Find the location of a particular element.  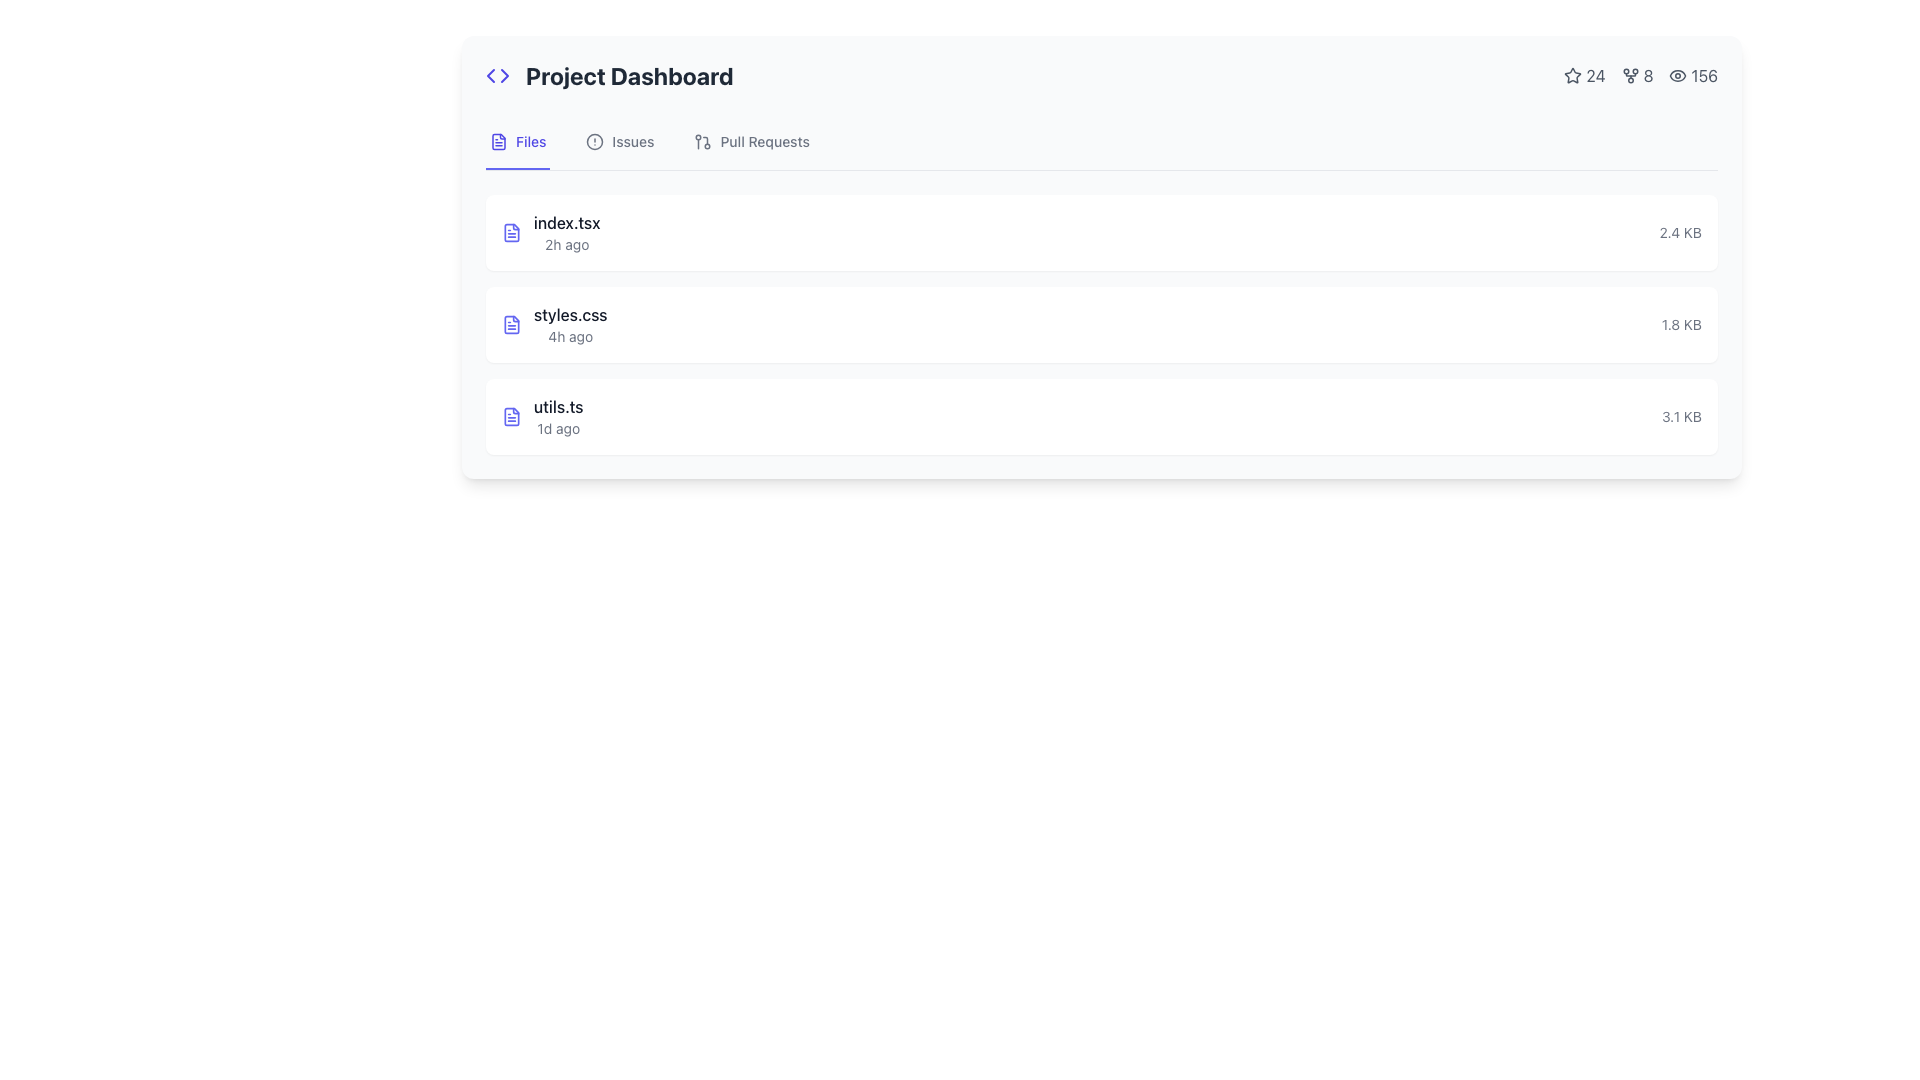

text of the 'Files' tab label, which is the currently active tab in the navigation interface is located at coordinates (531, 141).